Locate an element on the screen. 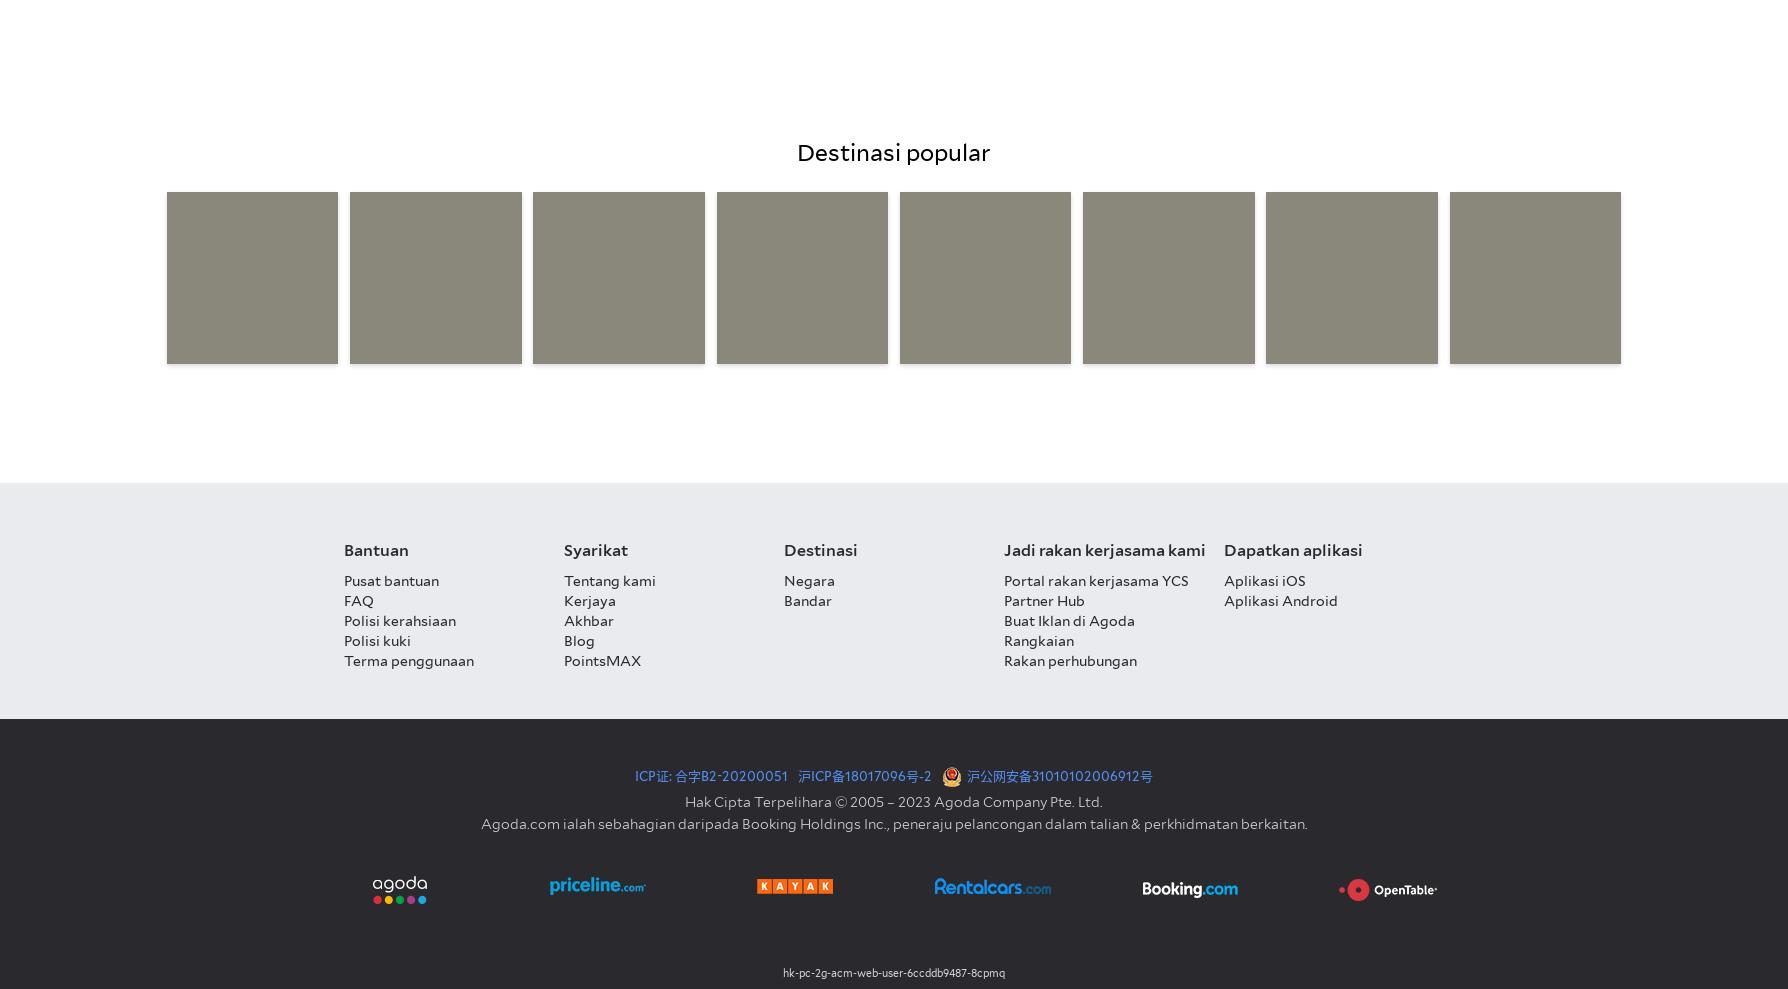 The width and height of the screenshot is (1788, 989). 'Aplikasi Android' is located at coordinates (1279, 600).